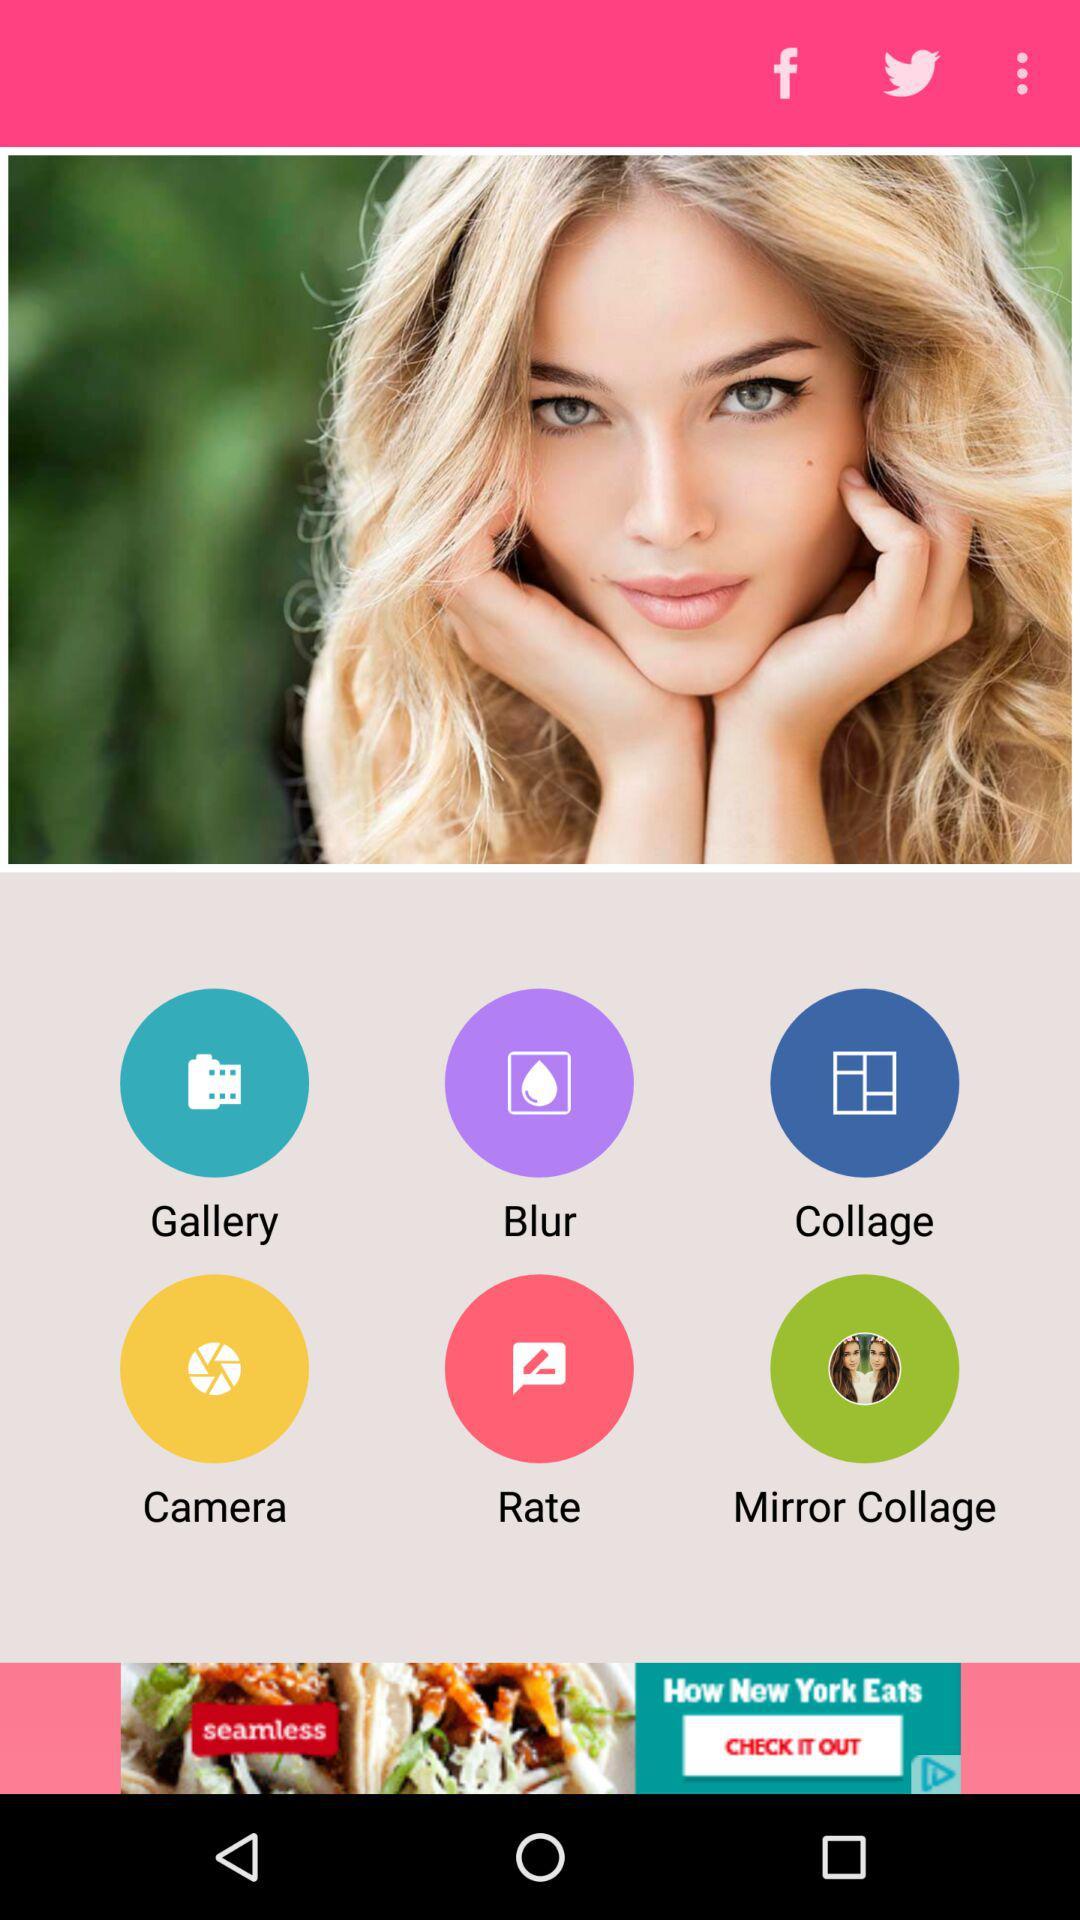 The image size is (1080, 1920). Describe the element at coordinates (214, 1082) in the screenshot. I see `gallery` at that location.